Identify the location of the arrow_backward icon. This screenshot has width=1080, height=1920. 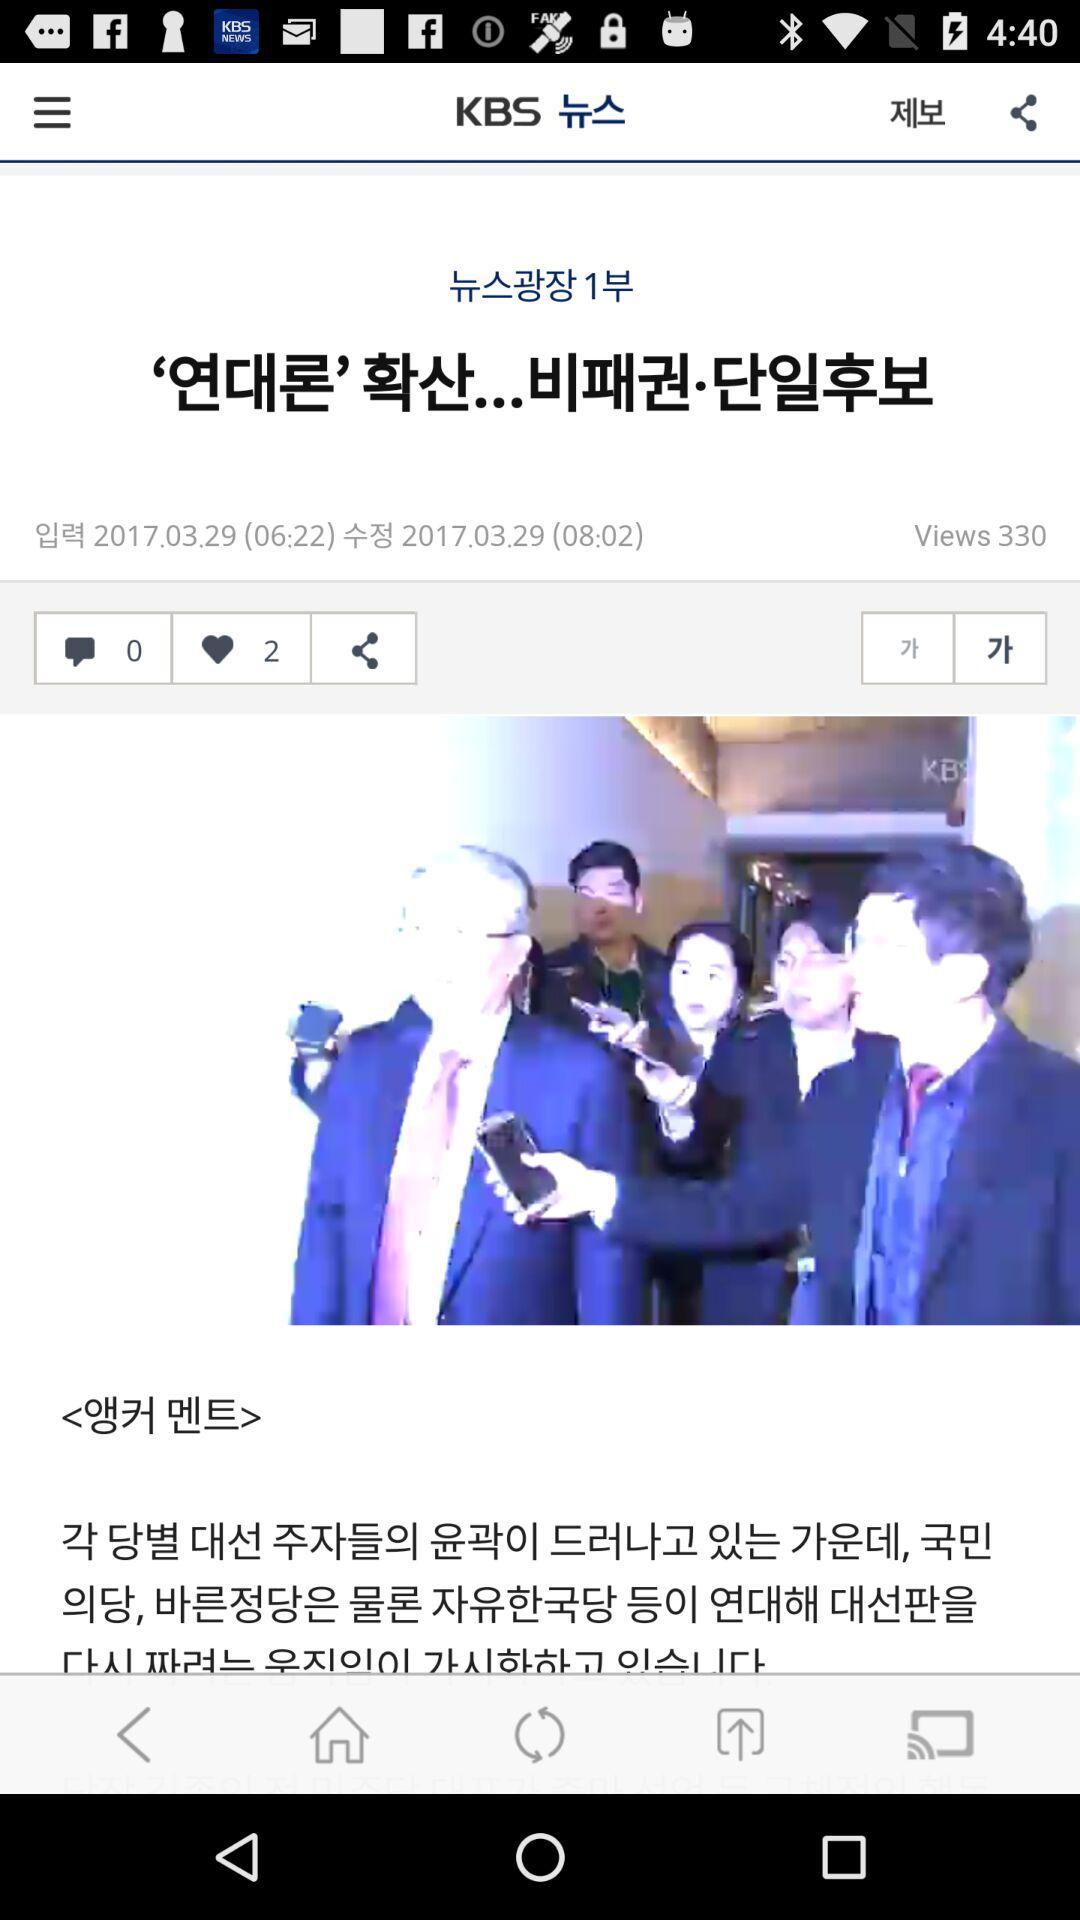
(138, 1855).